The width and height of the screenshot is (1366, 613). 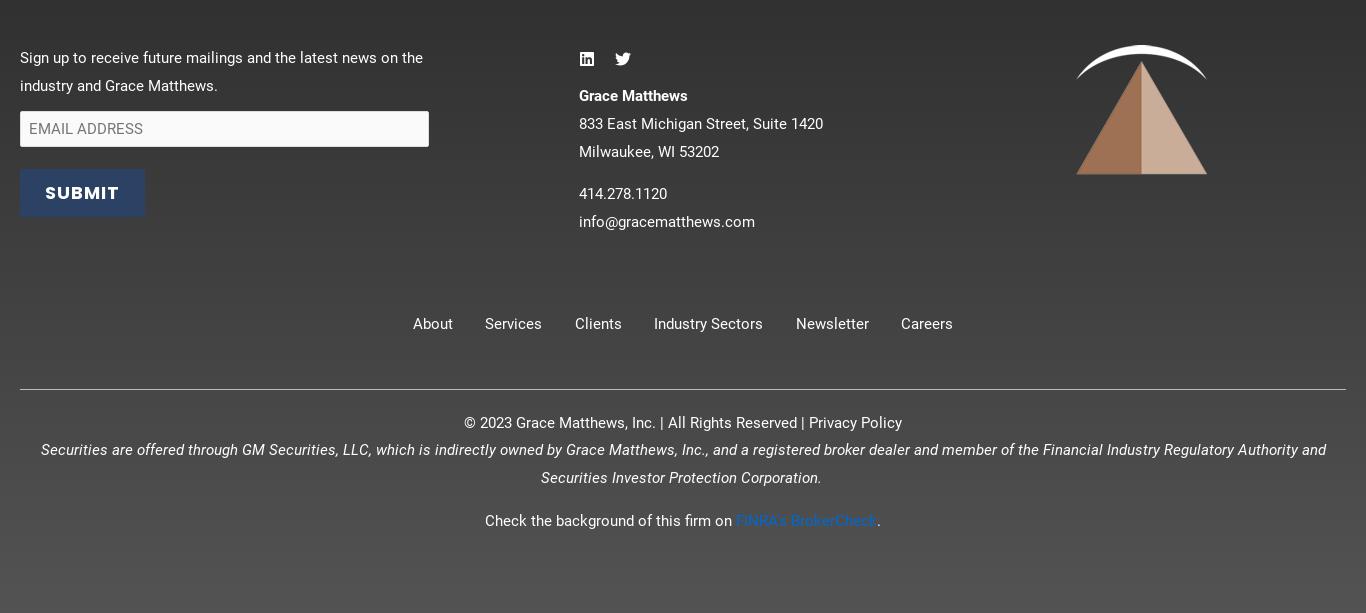 I want to click on 'Privacy Policy', so click(x=854, y=421).